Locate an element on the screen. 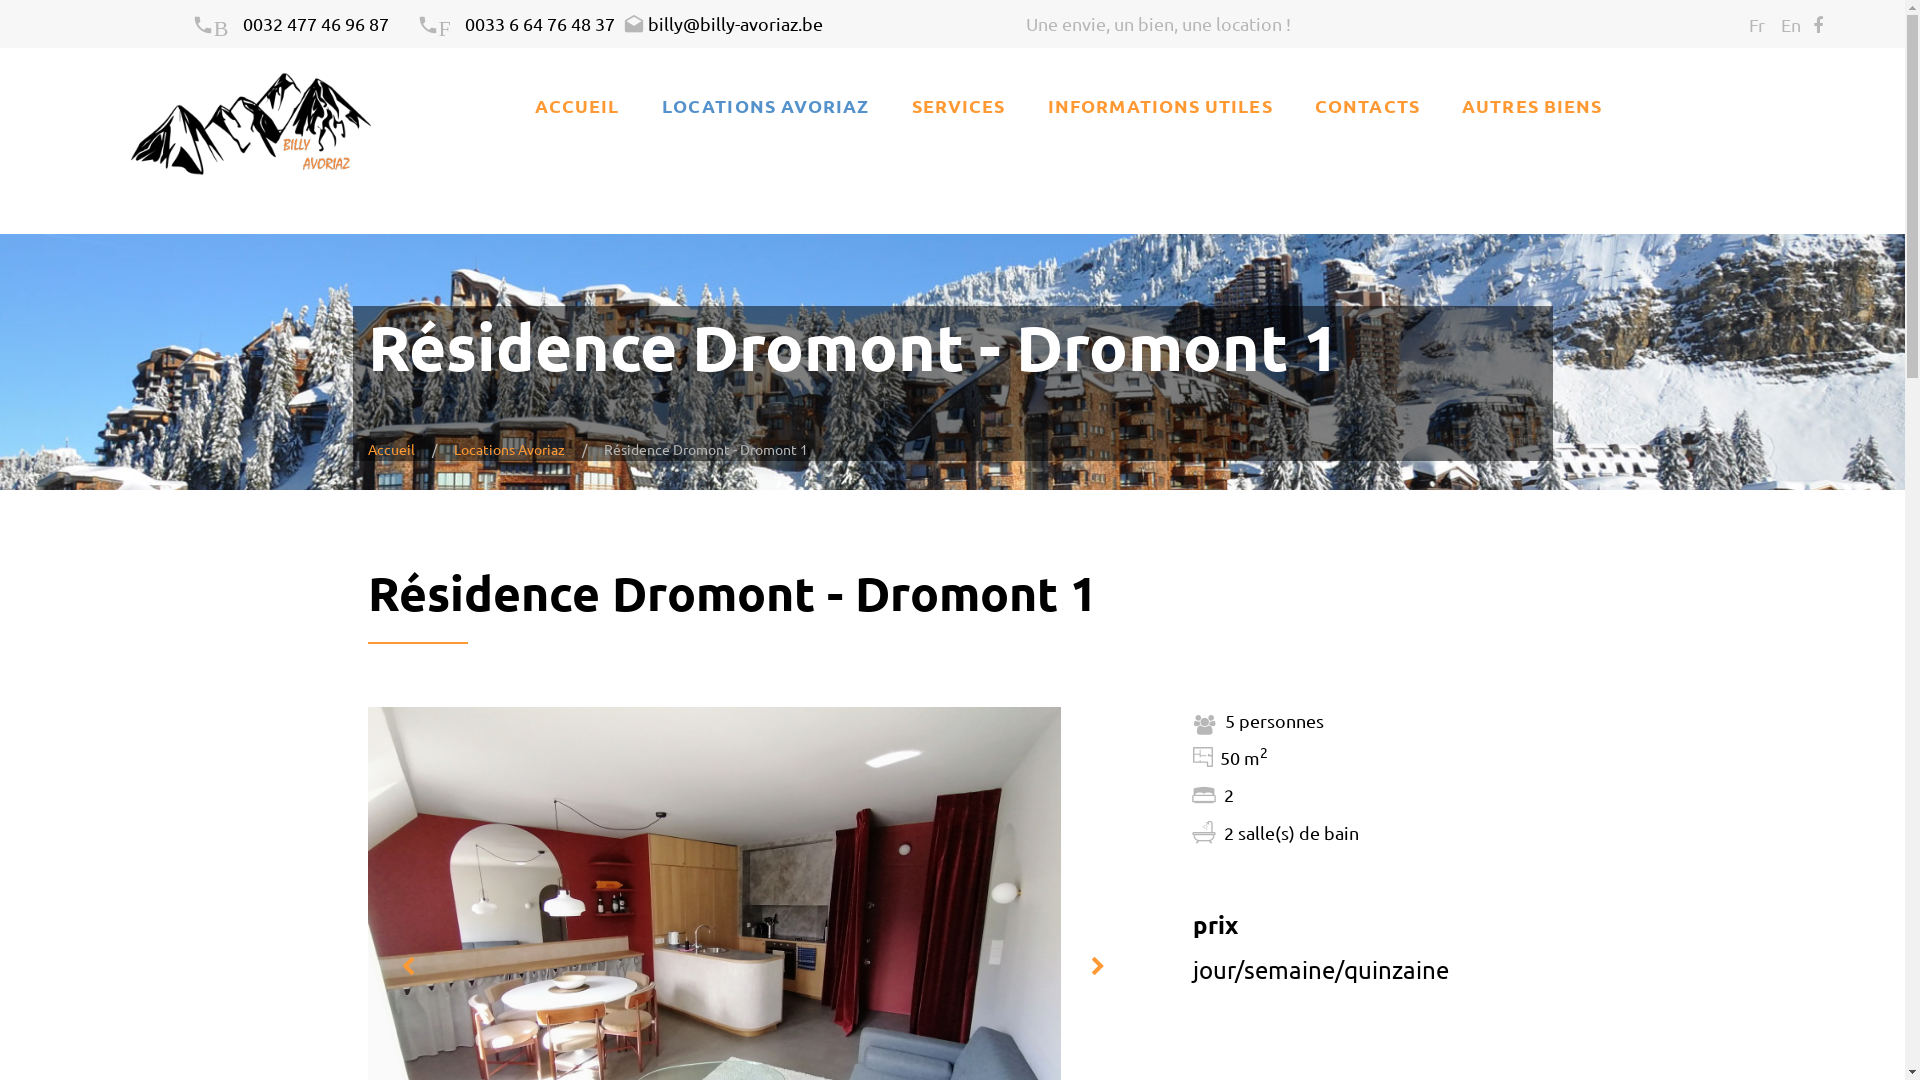 This screenshot has height=1080, width=1920. '0033 6 64 76 48 37' is located at coordinates (539, 23).